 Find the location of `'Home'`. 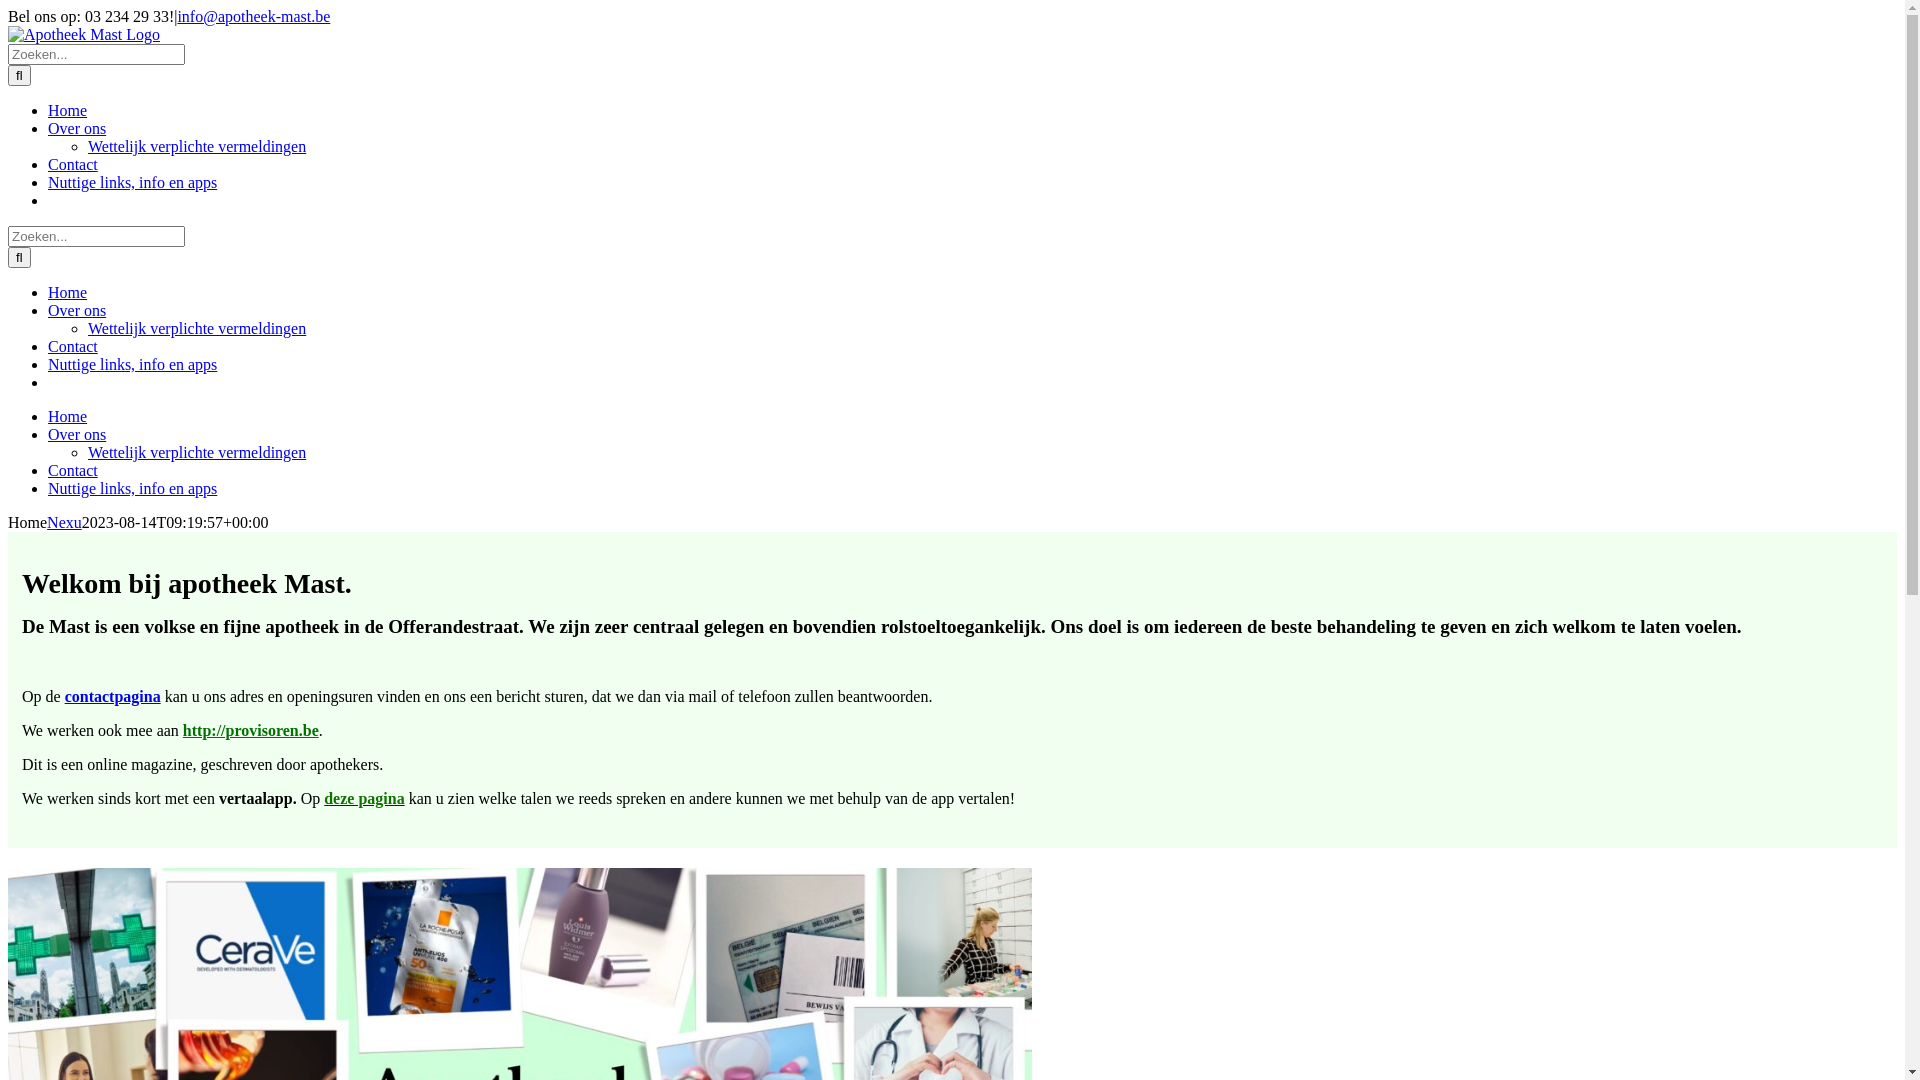

'Home' is located at coordinates (67, 292).